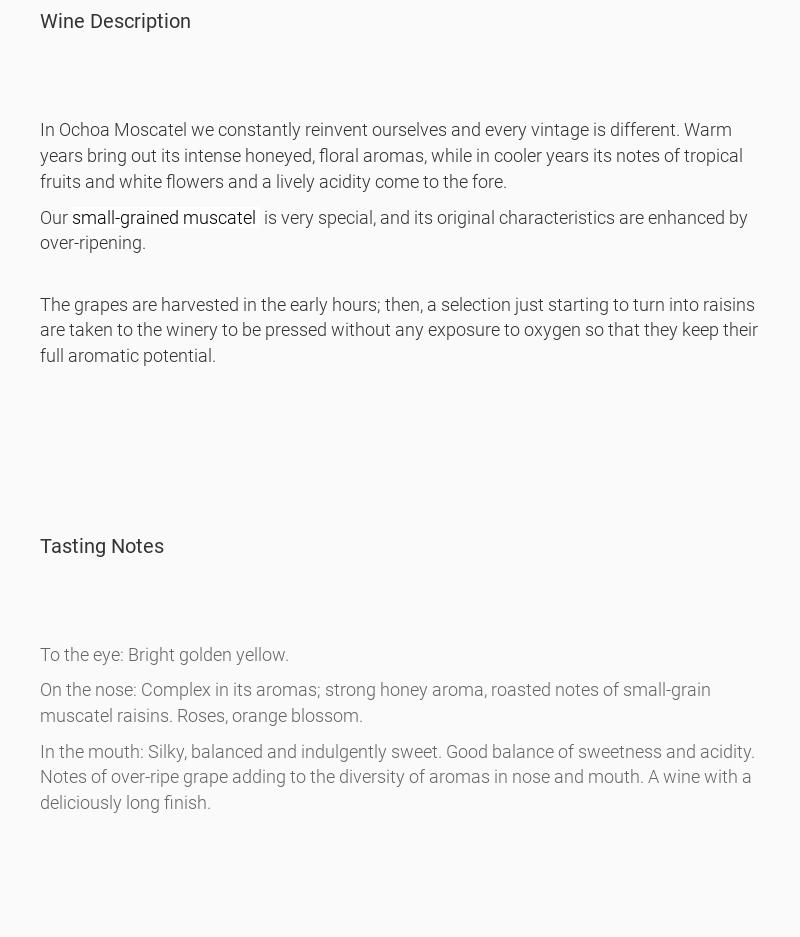 The height and width of the screenshot is (937, 800). What do you see at coordinates (393, 228) in the screenshot?
I see `'is very special, and its original characteristics are enhanced by over-ripening.'` at bounding box center [393, 228].